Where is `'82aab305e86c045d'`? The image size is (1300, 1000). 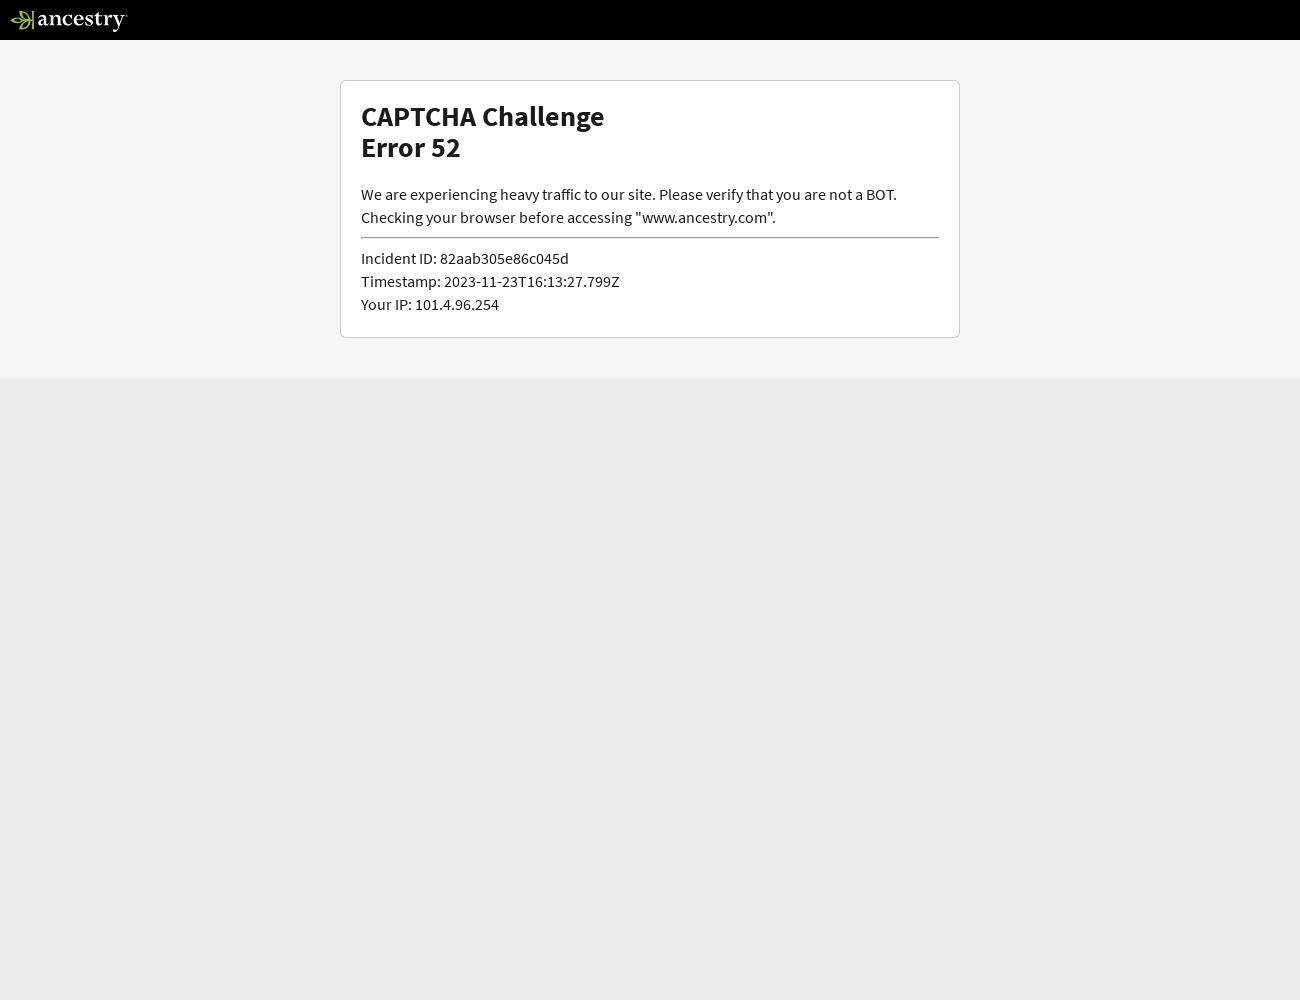
'82aab305e86c045d' is located at coordinates (504, 257).